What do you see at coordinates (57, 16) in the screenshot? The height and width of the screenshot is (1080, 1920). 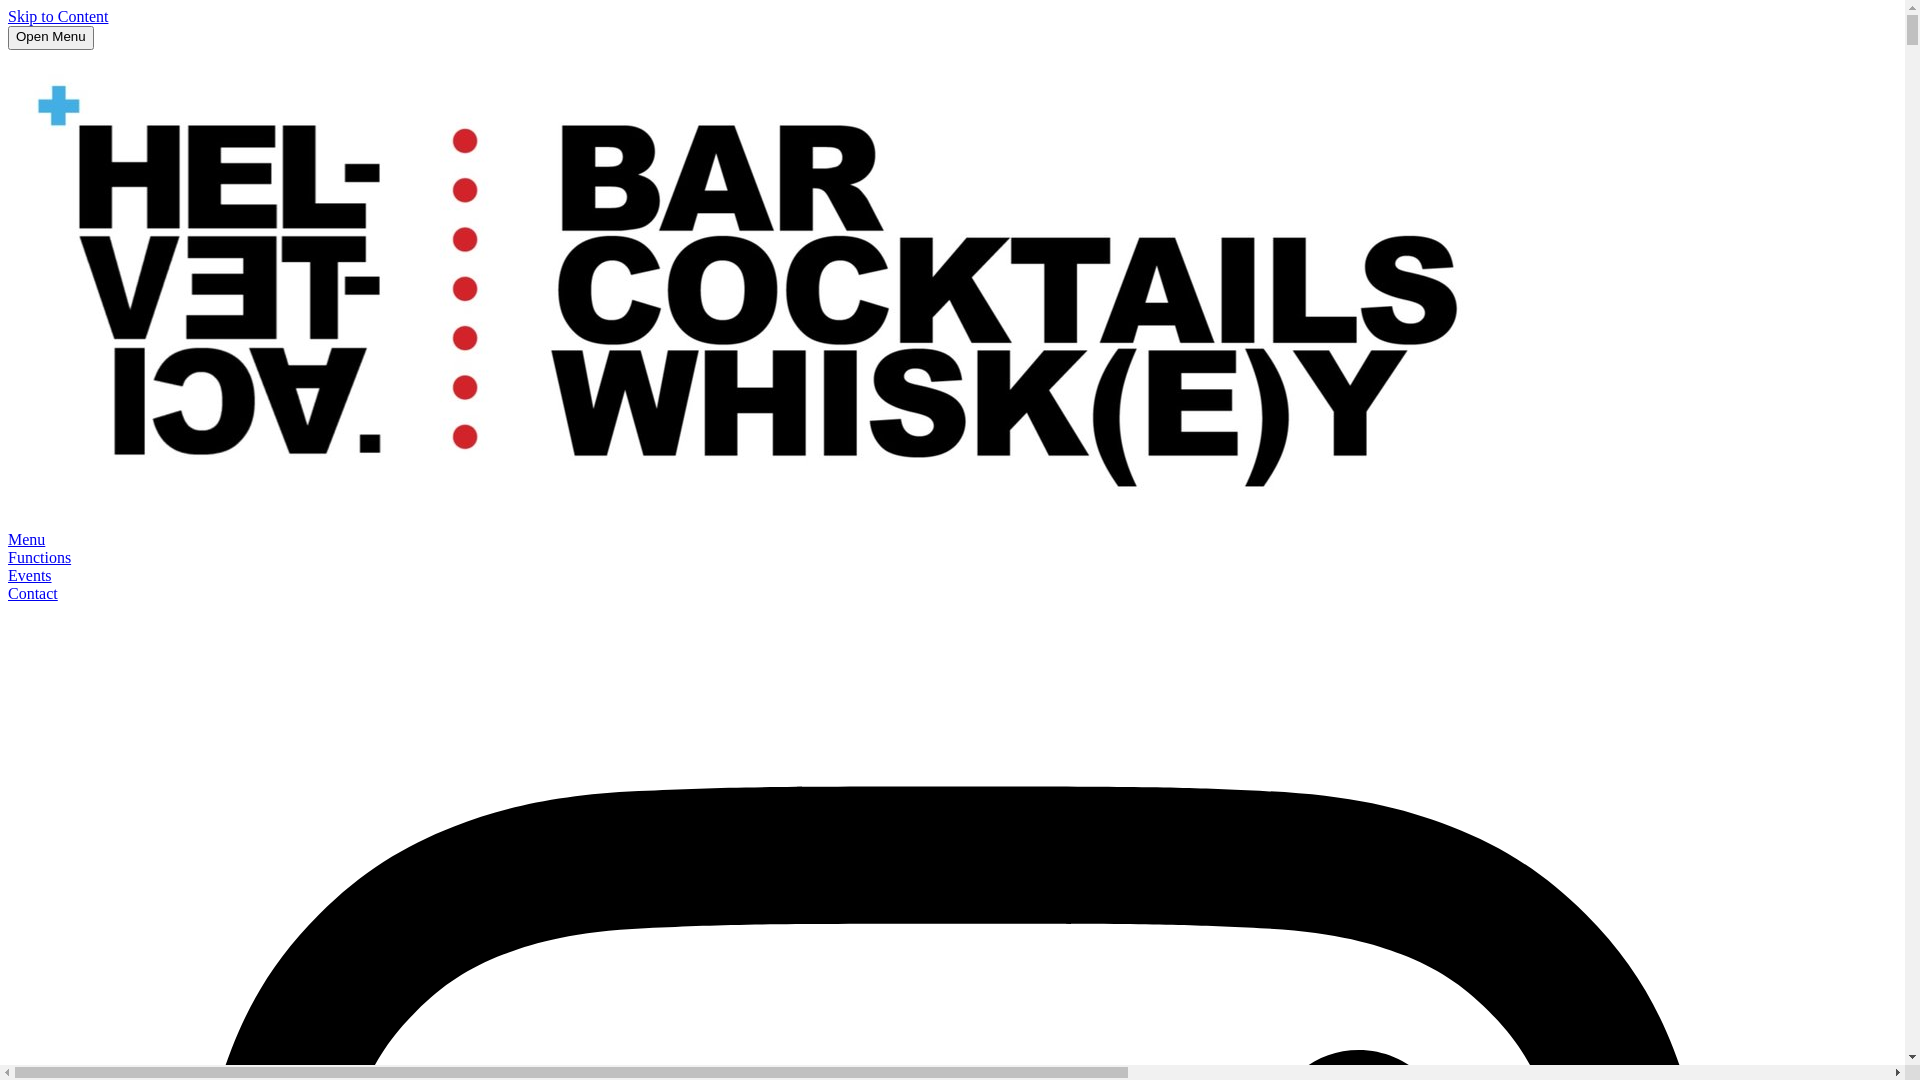 I see `'Skip to Content'` at bounding box center [57, 16].